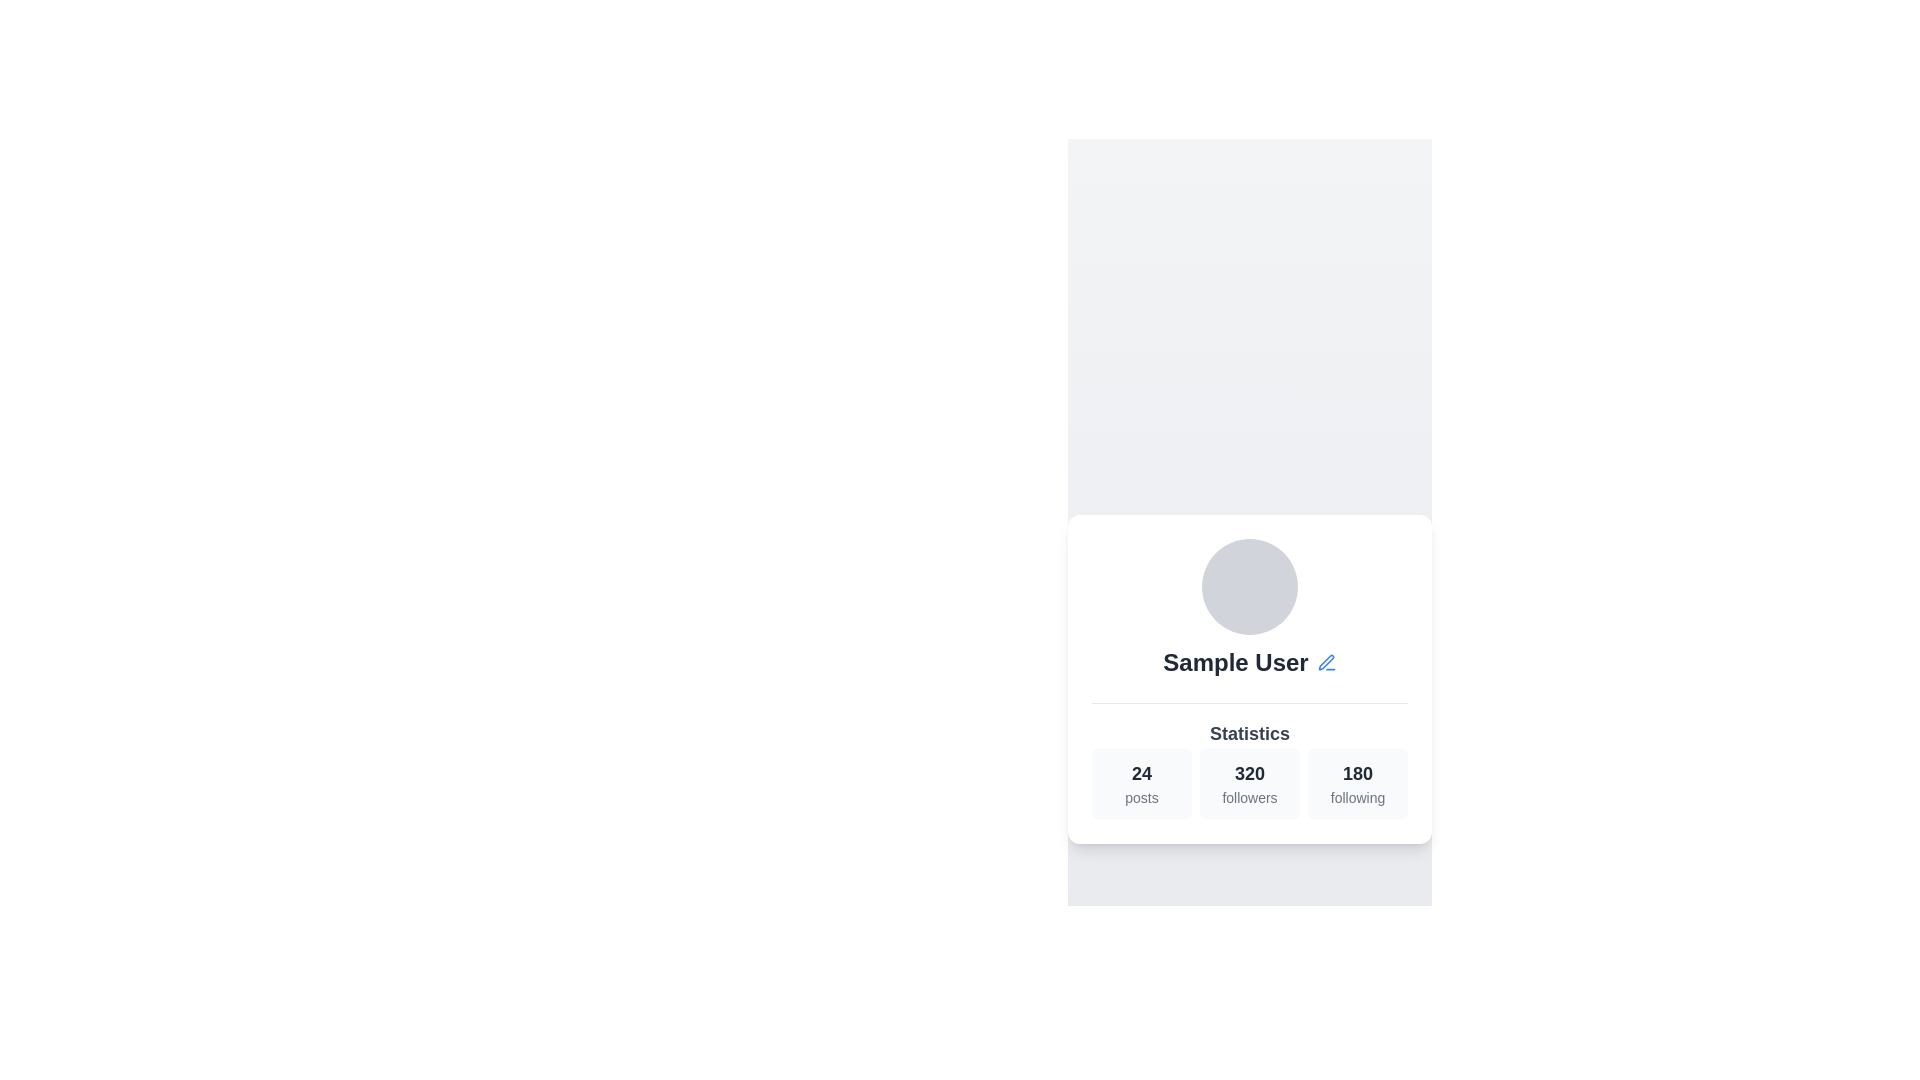  Describe the element at coordinates (1248, 732) in the screenshot. I see `the static text element labeled 'Statistics', which serves as a header for the statistical summary section` at that location.